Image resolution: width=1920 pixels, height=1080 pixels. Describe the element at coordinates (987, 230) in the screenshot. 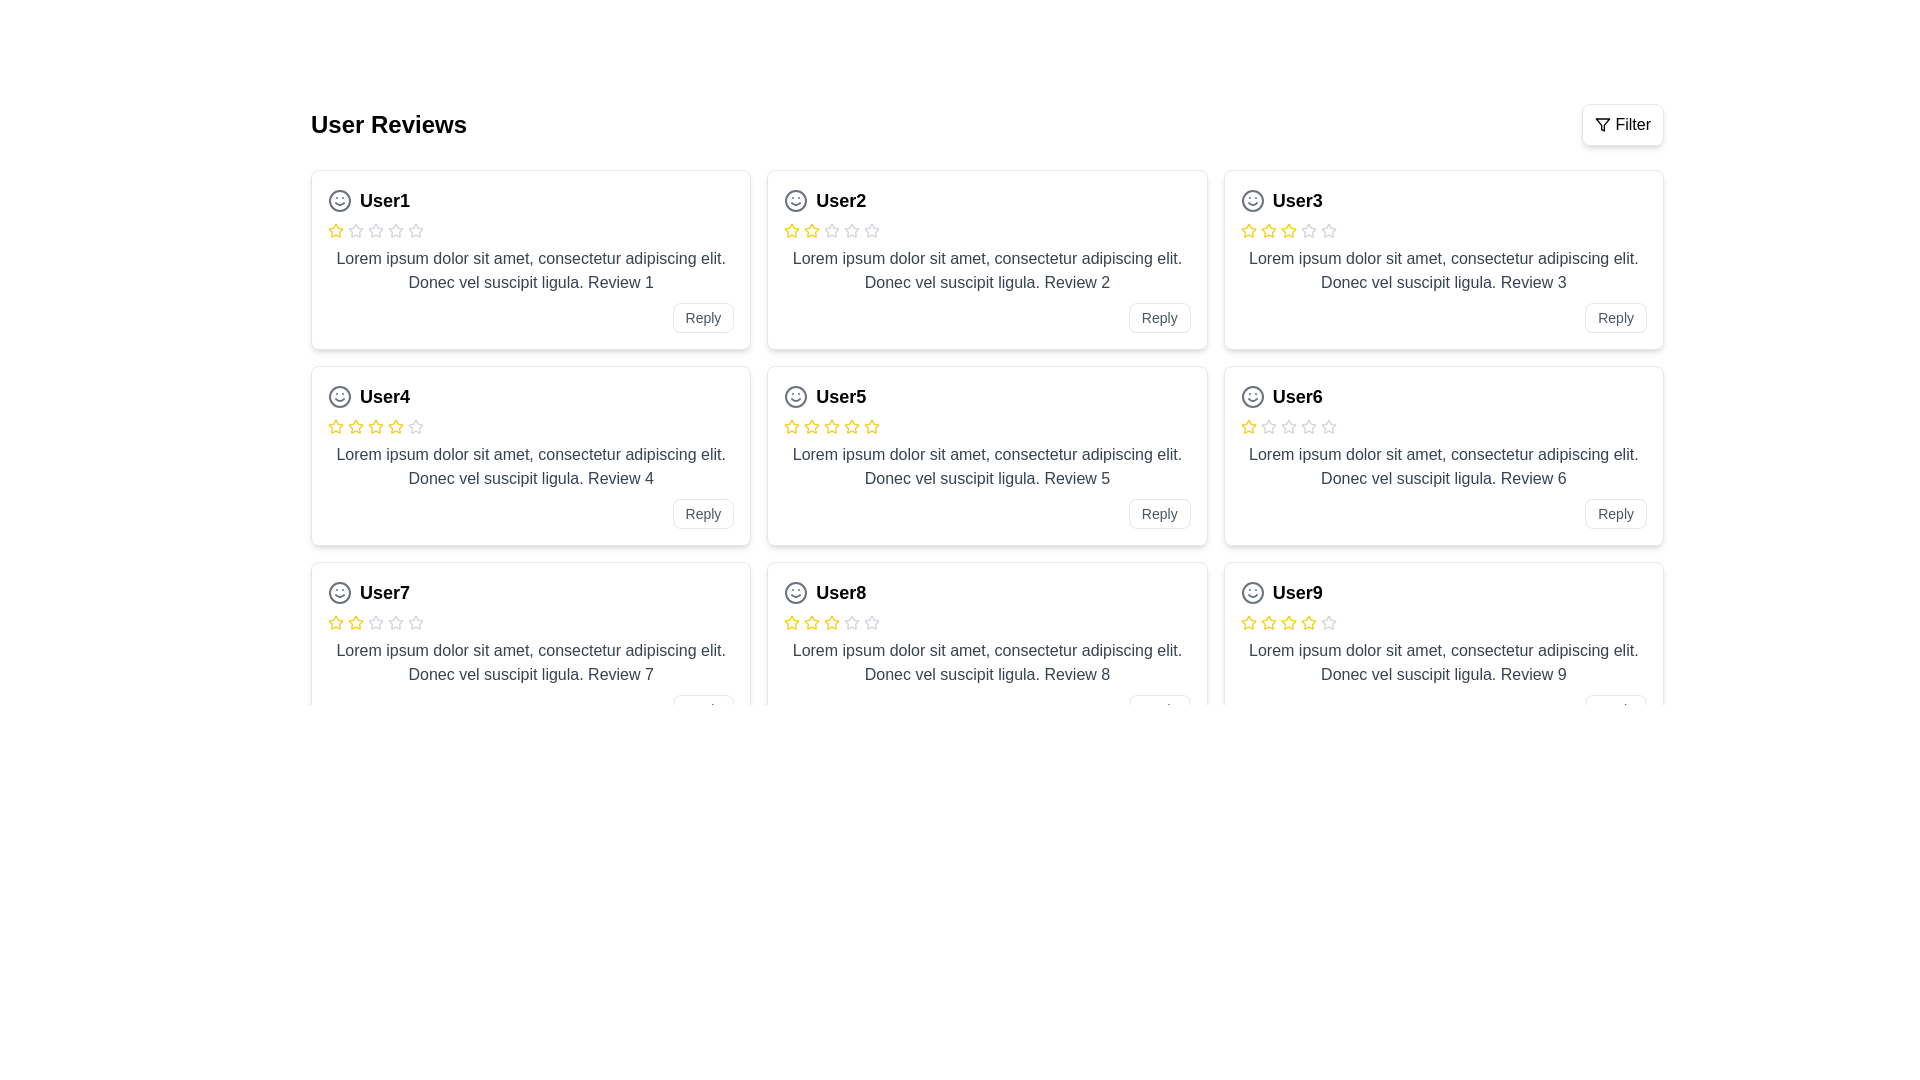

I see `the non-interactive Rating control displayed as five star-shaped icons, where the first two stars are yellow and the remaining three are gray, located within the review card labeled 'User2'` at that location.